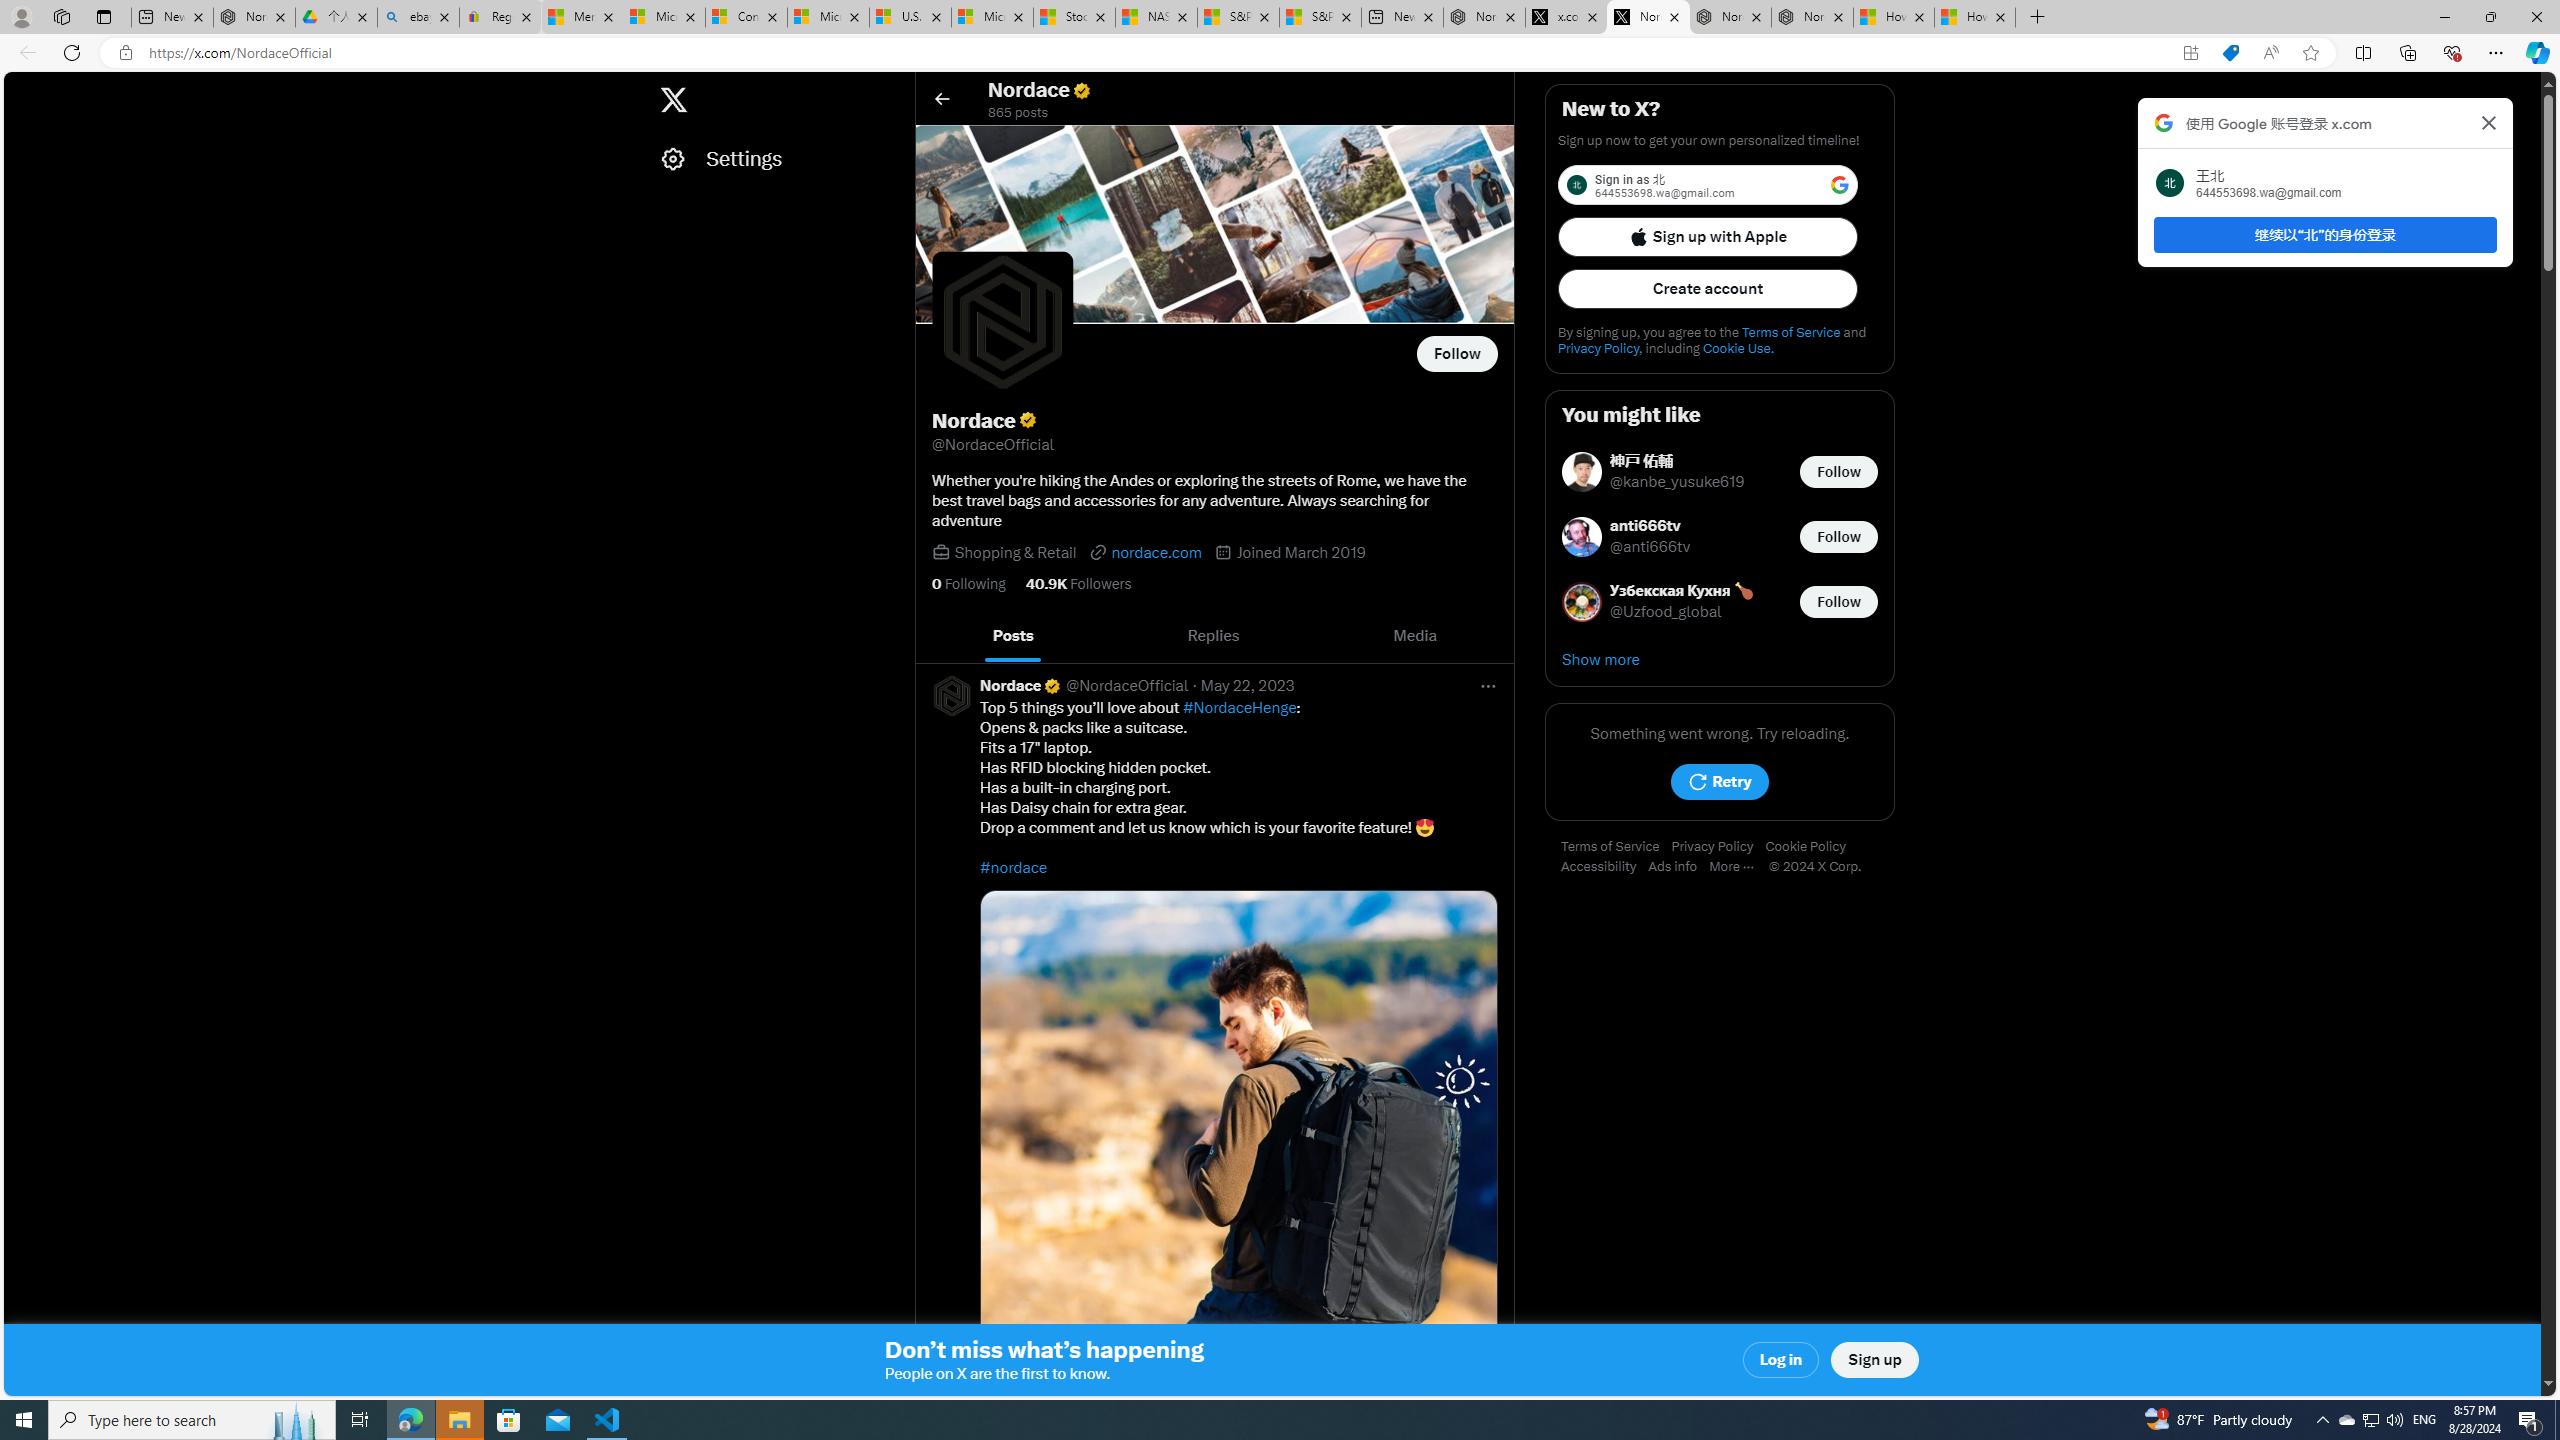 The width and height of the screenshot is (2560, 1440). Describe the element at coordinates (2190, 53) in the screenshot. I see `'App available. Install X'` at that location.